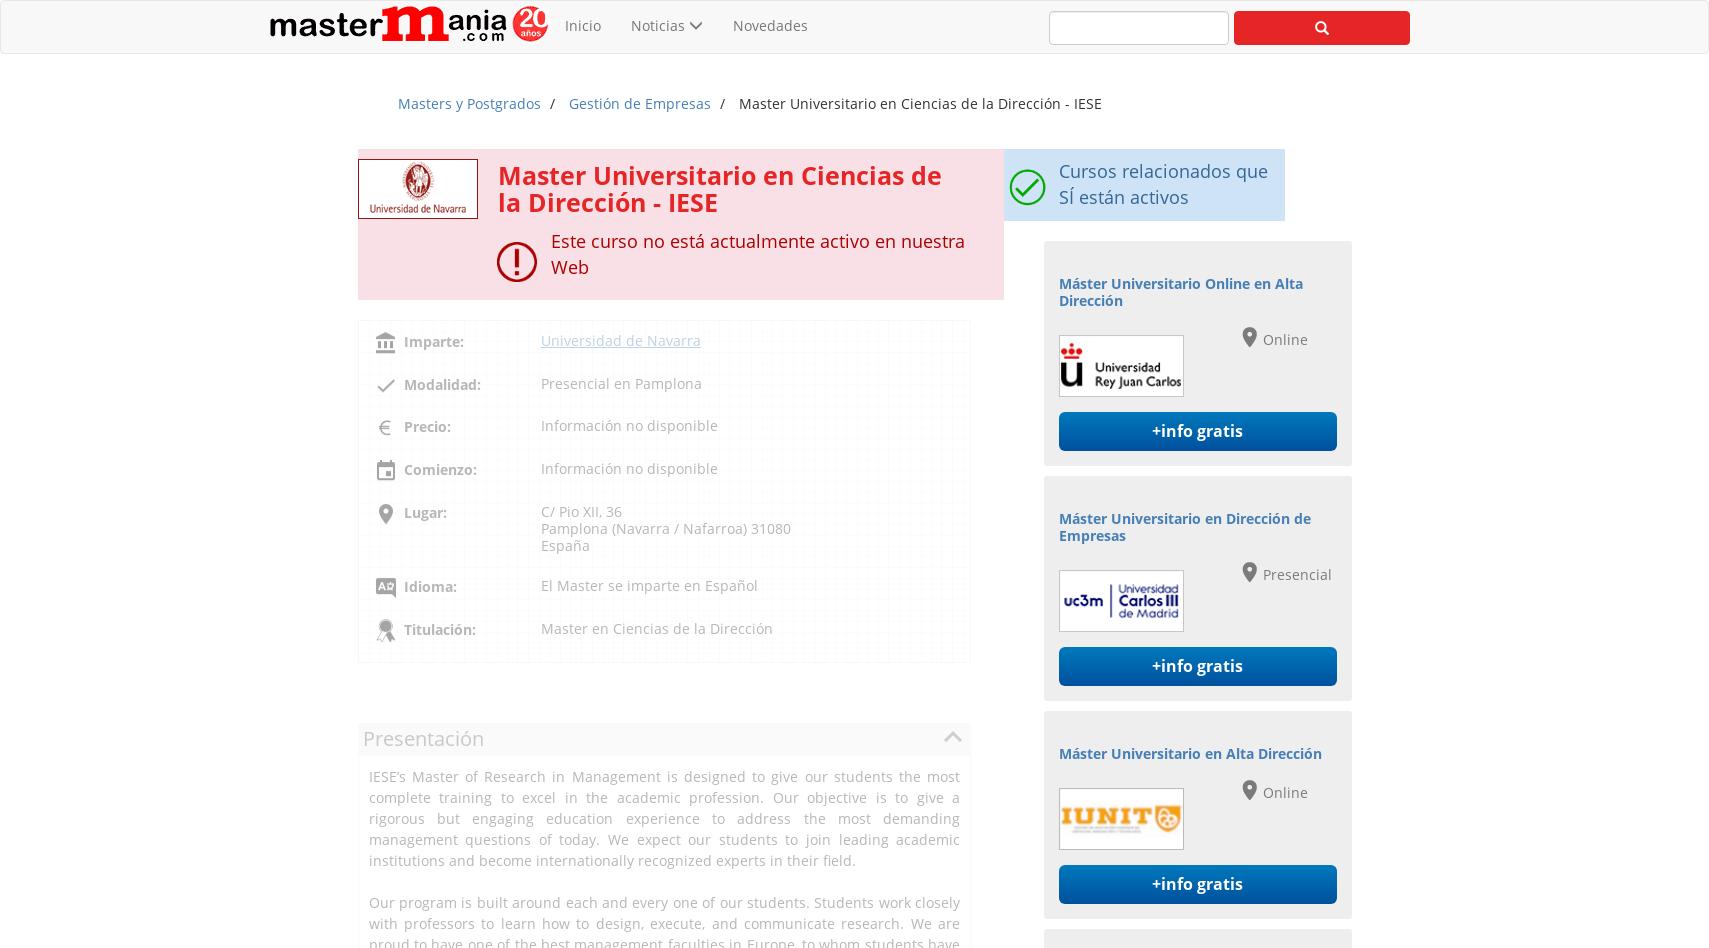 This screenshot has width=1709, height=948. Describe the element at coordinates (432, 340) in the screenshot. I see `'Imparte:'` at that location.